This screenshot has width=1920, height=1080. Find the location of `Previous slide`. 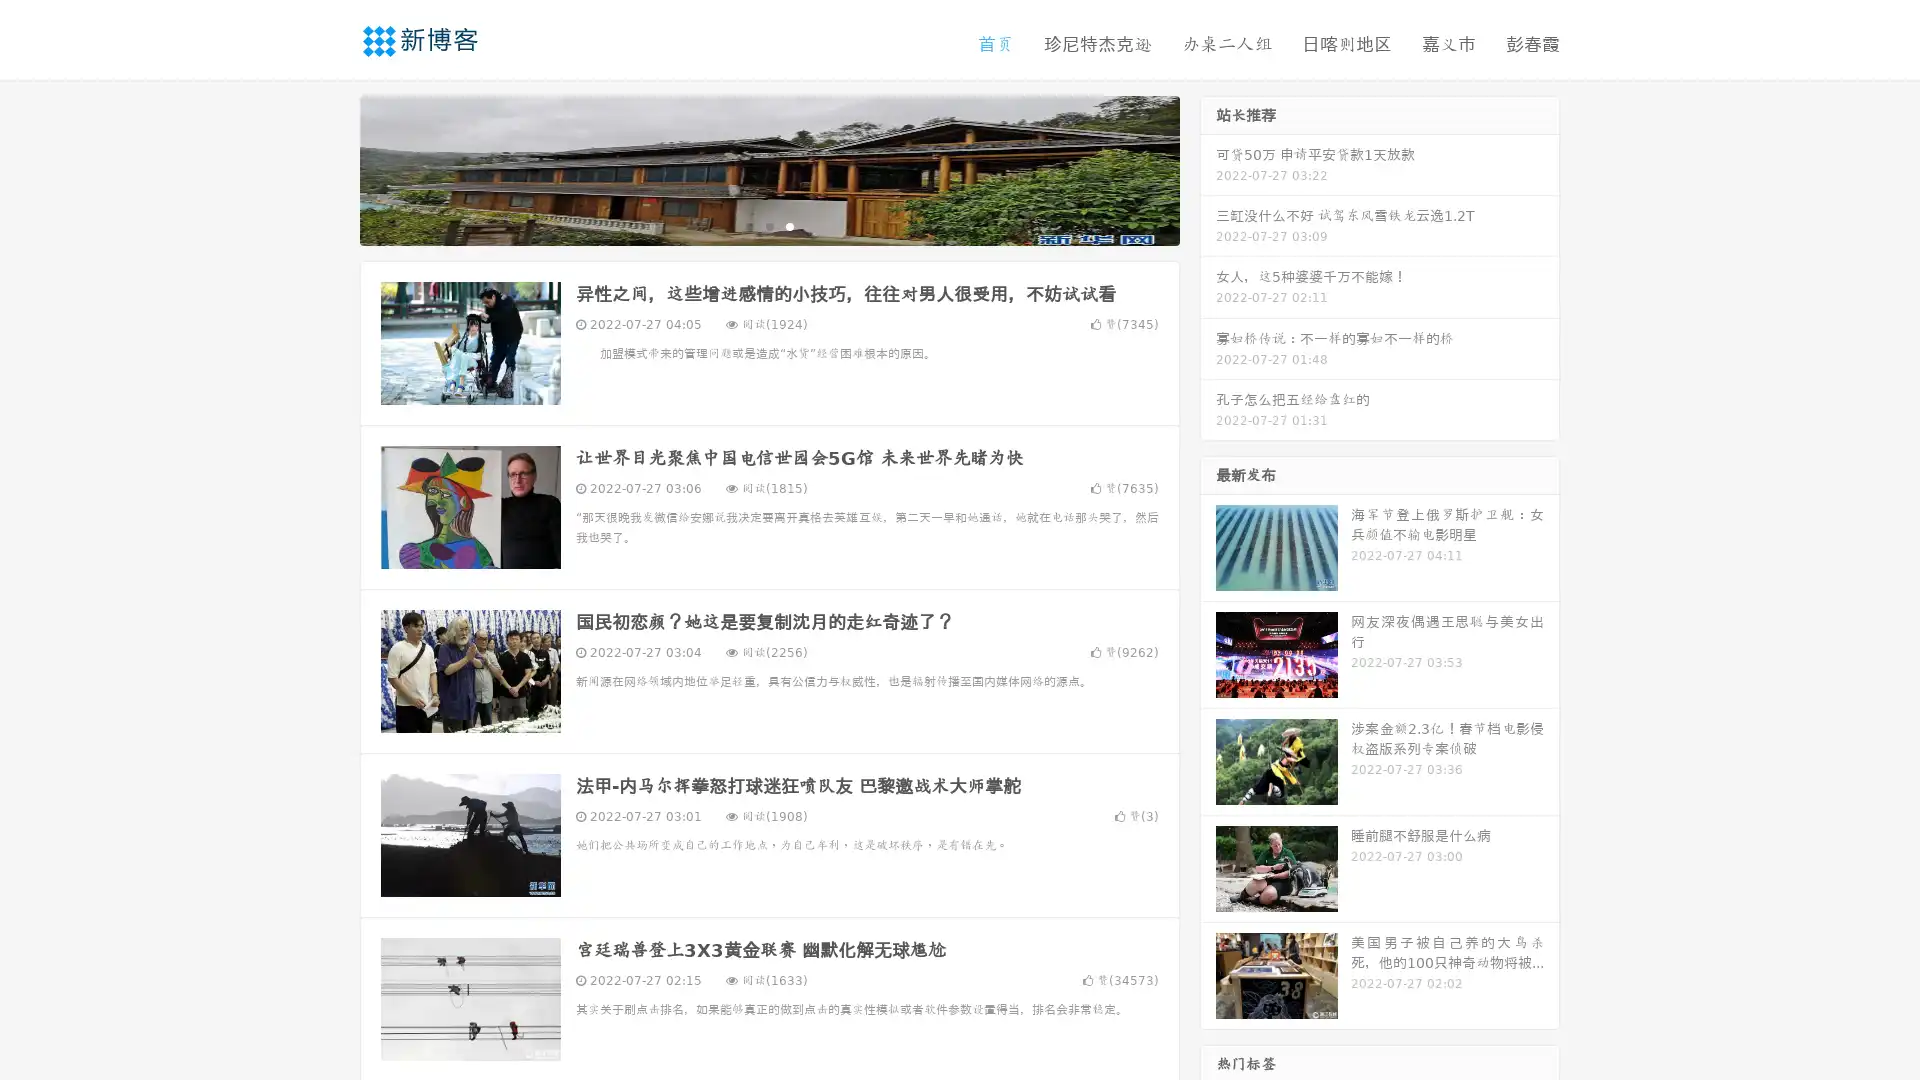

Previous slide is located at coordinates (330, 168).